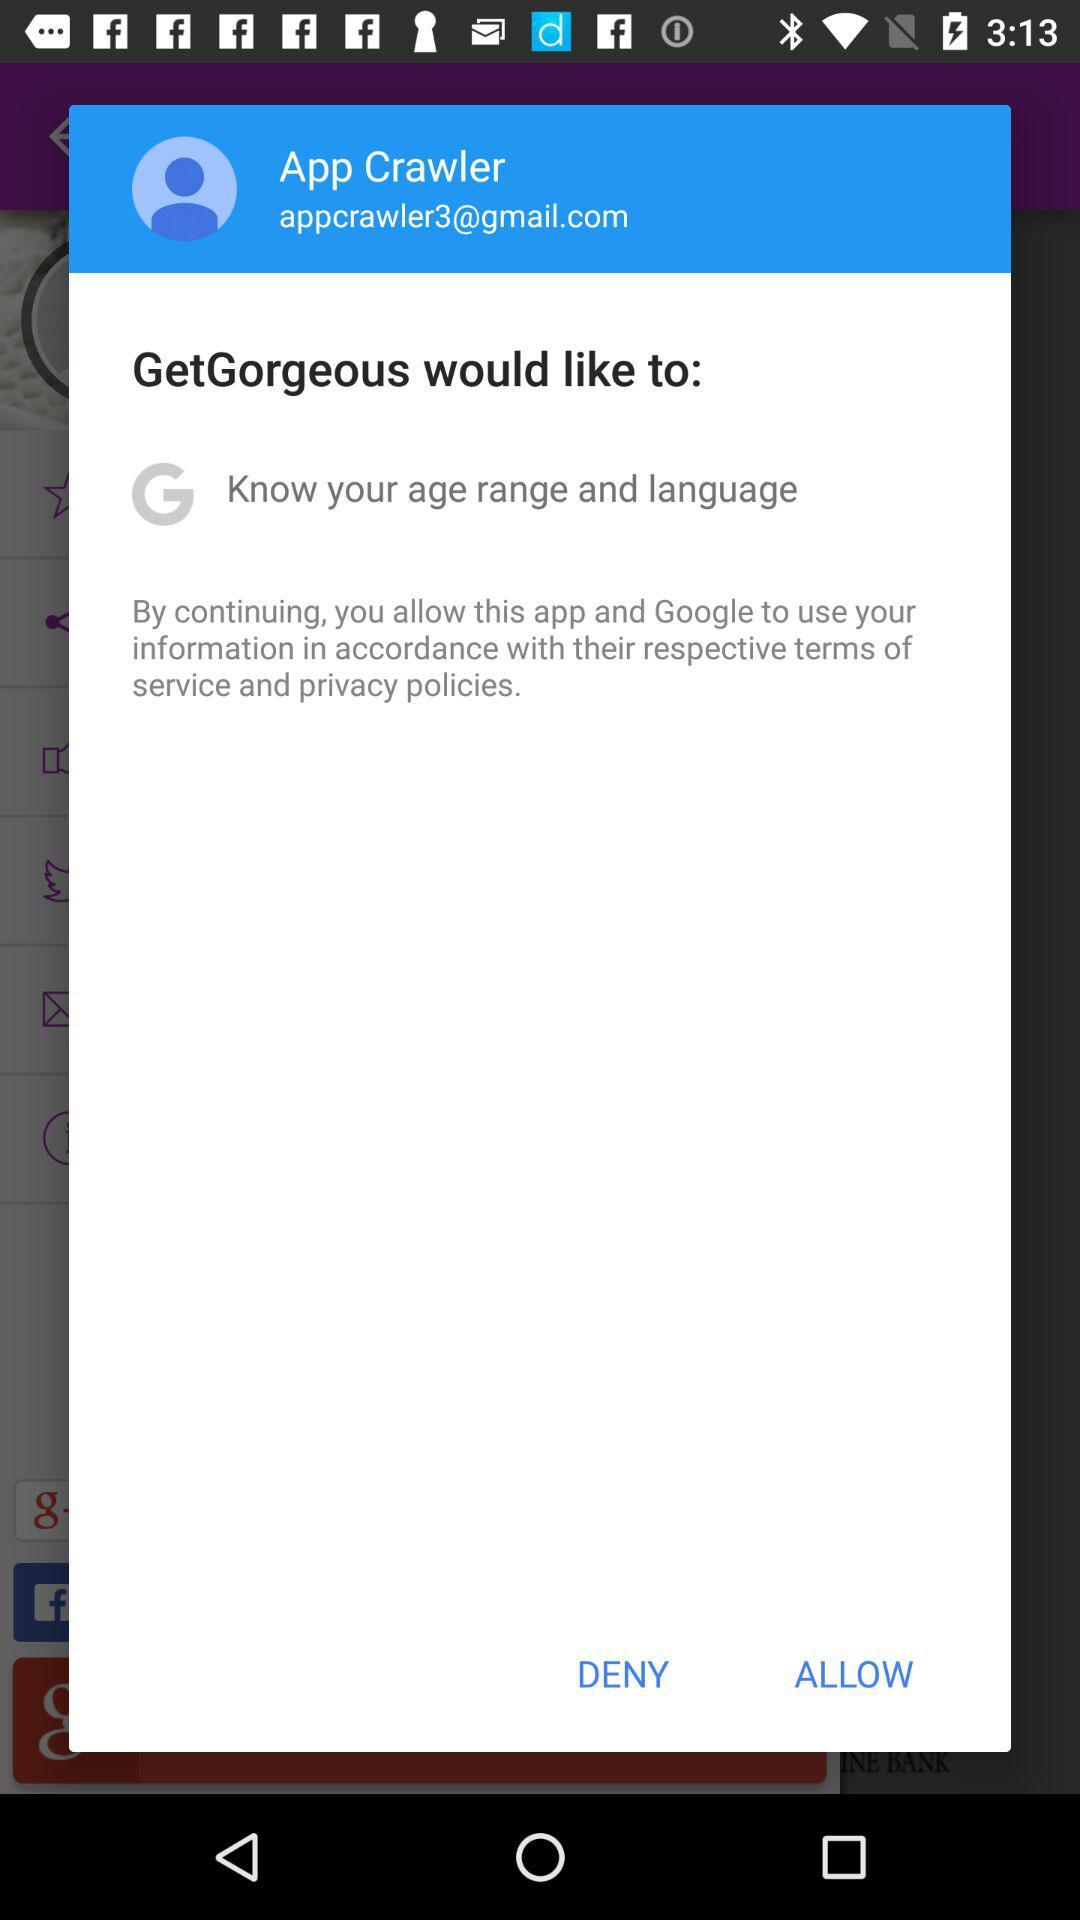  What do you see at coordinates (184, 188) in the screenshot?
I see `the app next to app crawler icon` at bounding box center [184, 188].